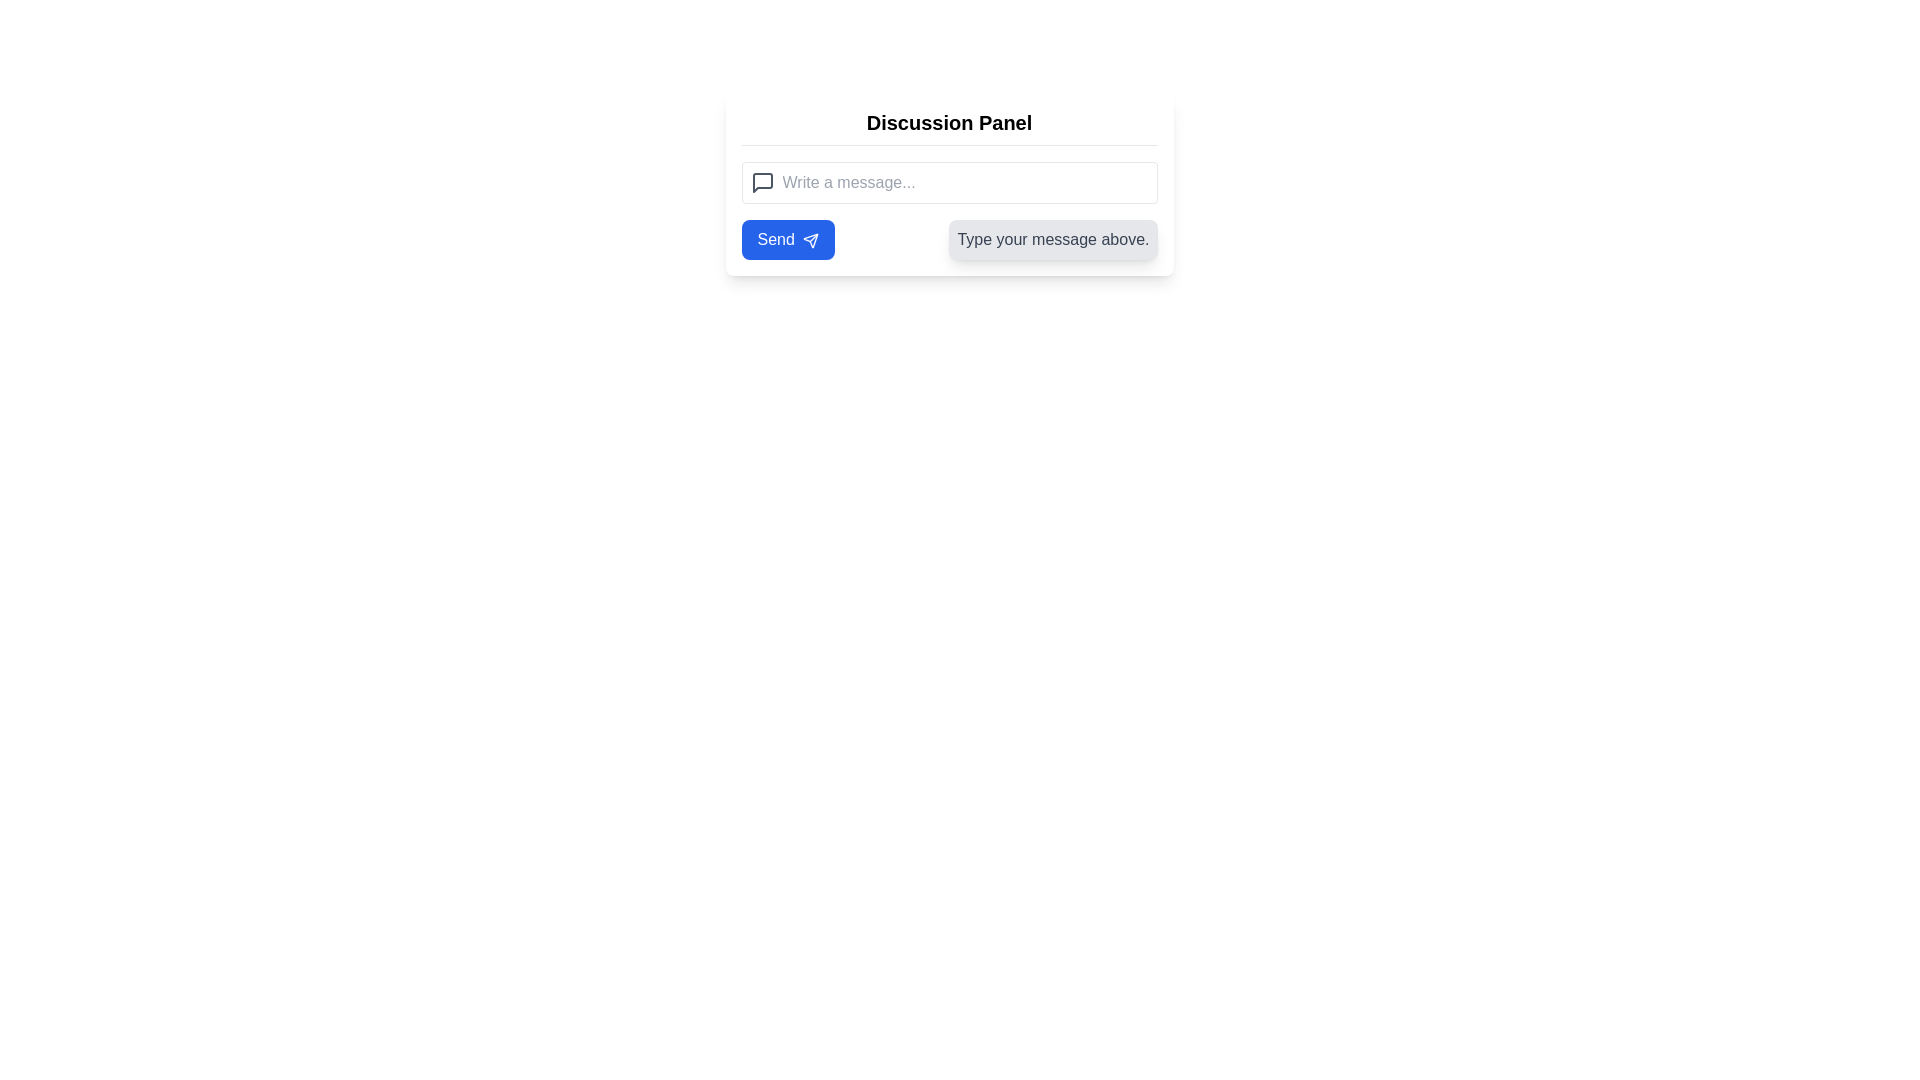 This screenshot has width=1920, height=1080. I want to click on the rectangular 'Send' button with a blue background and a paper airplane icon, located at the specified coordinates to interact with it, so click(787, 238).